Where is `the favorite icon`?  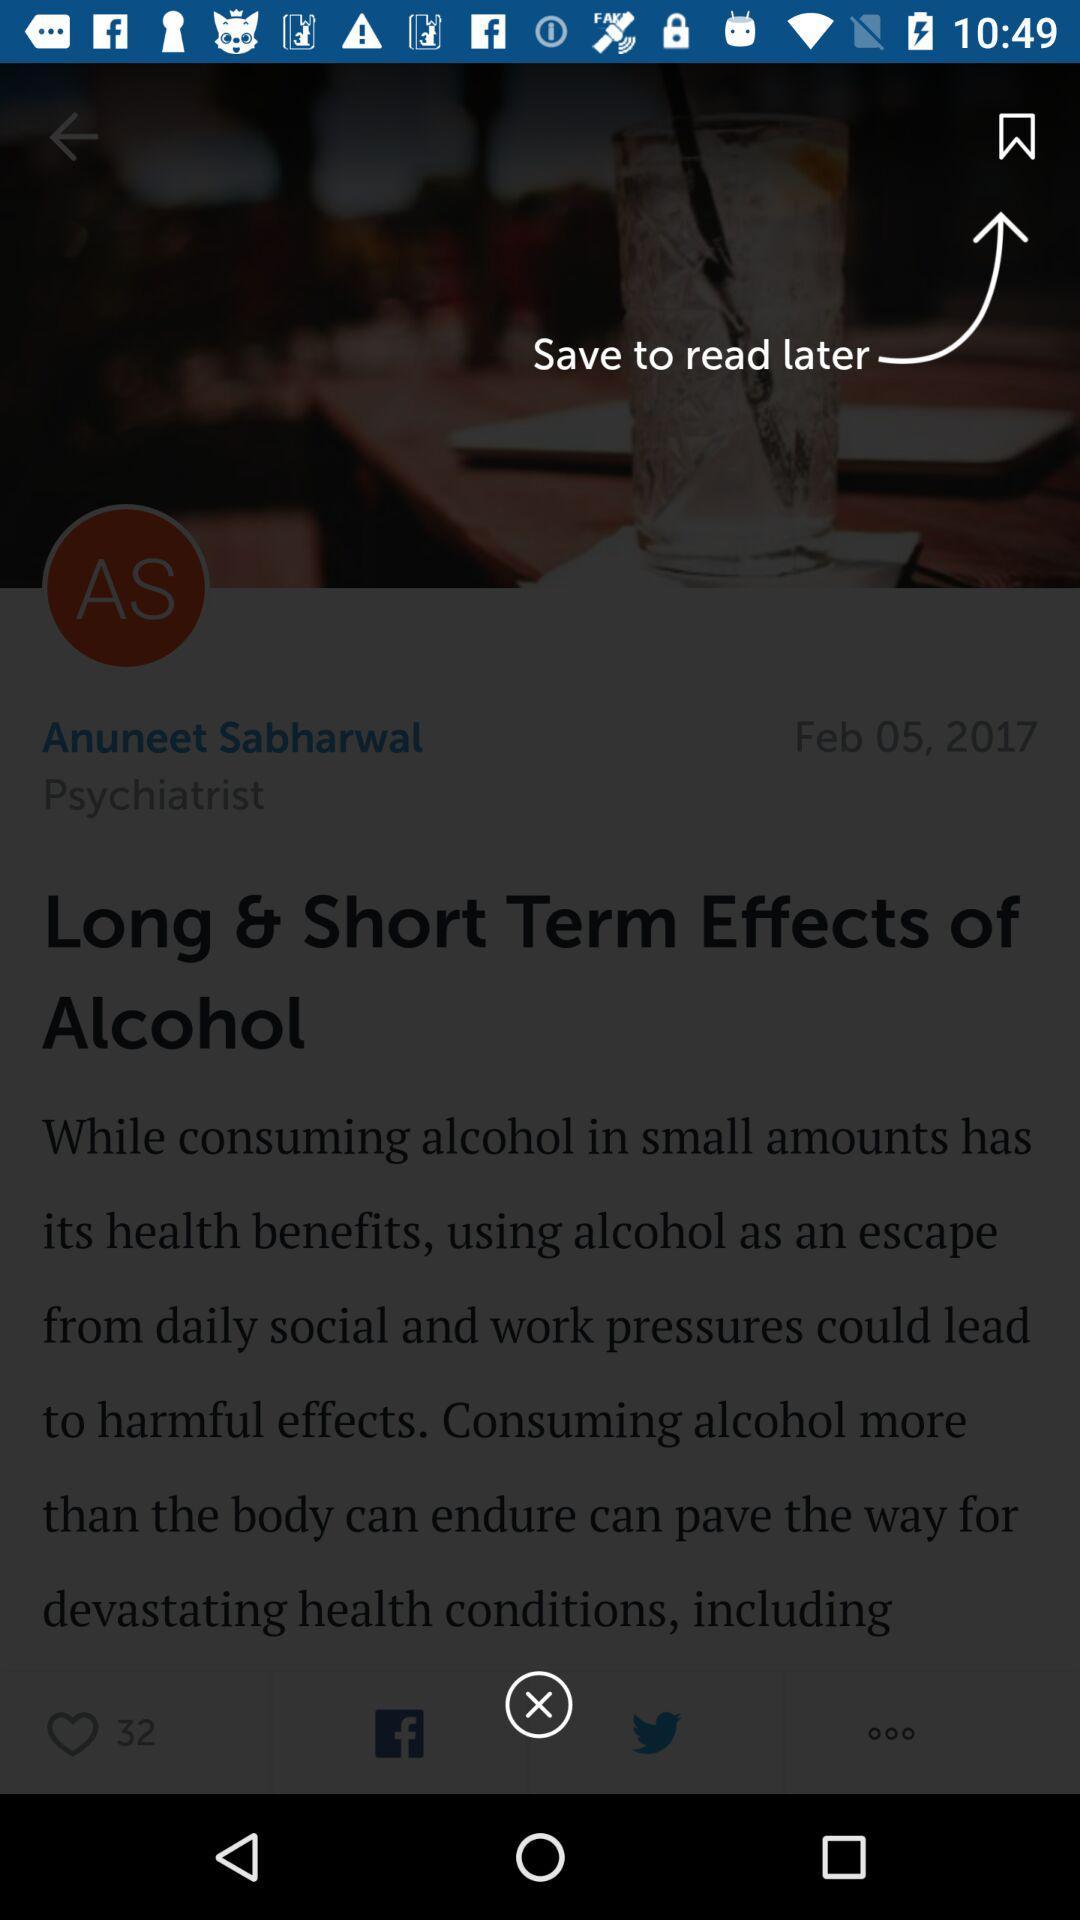
the favorite icon is located at coordinates (77, 1732).